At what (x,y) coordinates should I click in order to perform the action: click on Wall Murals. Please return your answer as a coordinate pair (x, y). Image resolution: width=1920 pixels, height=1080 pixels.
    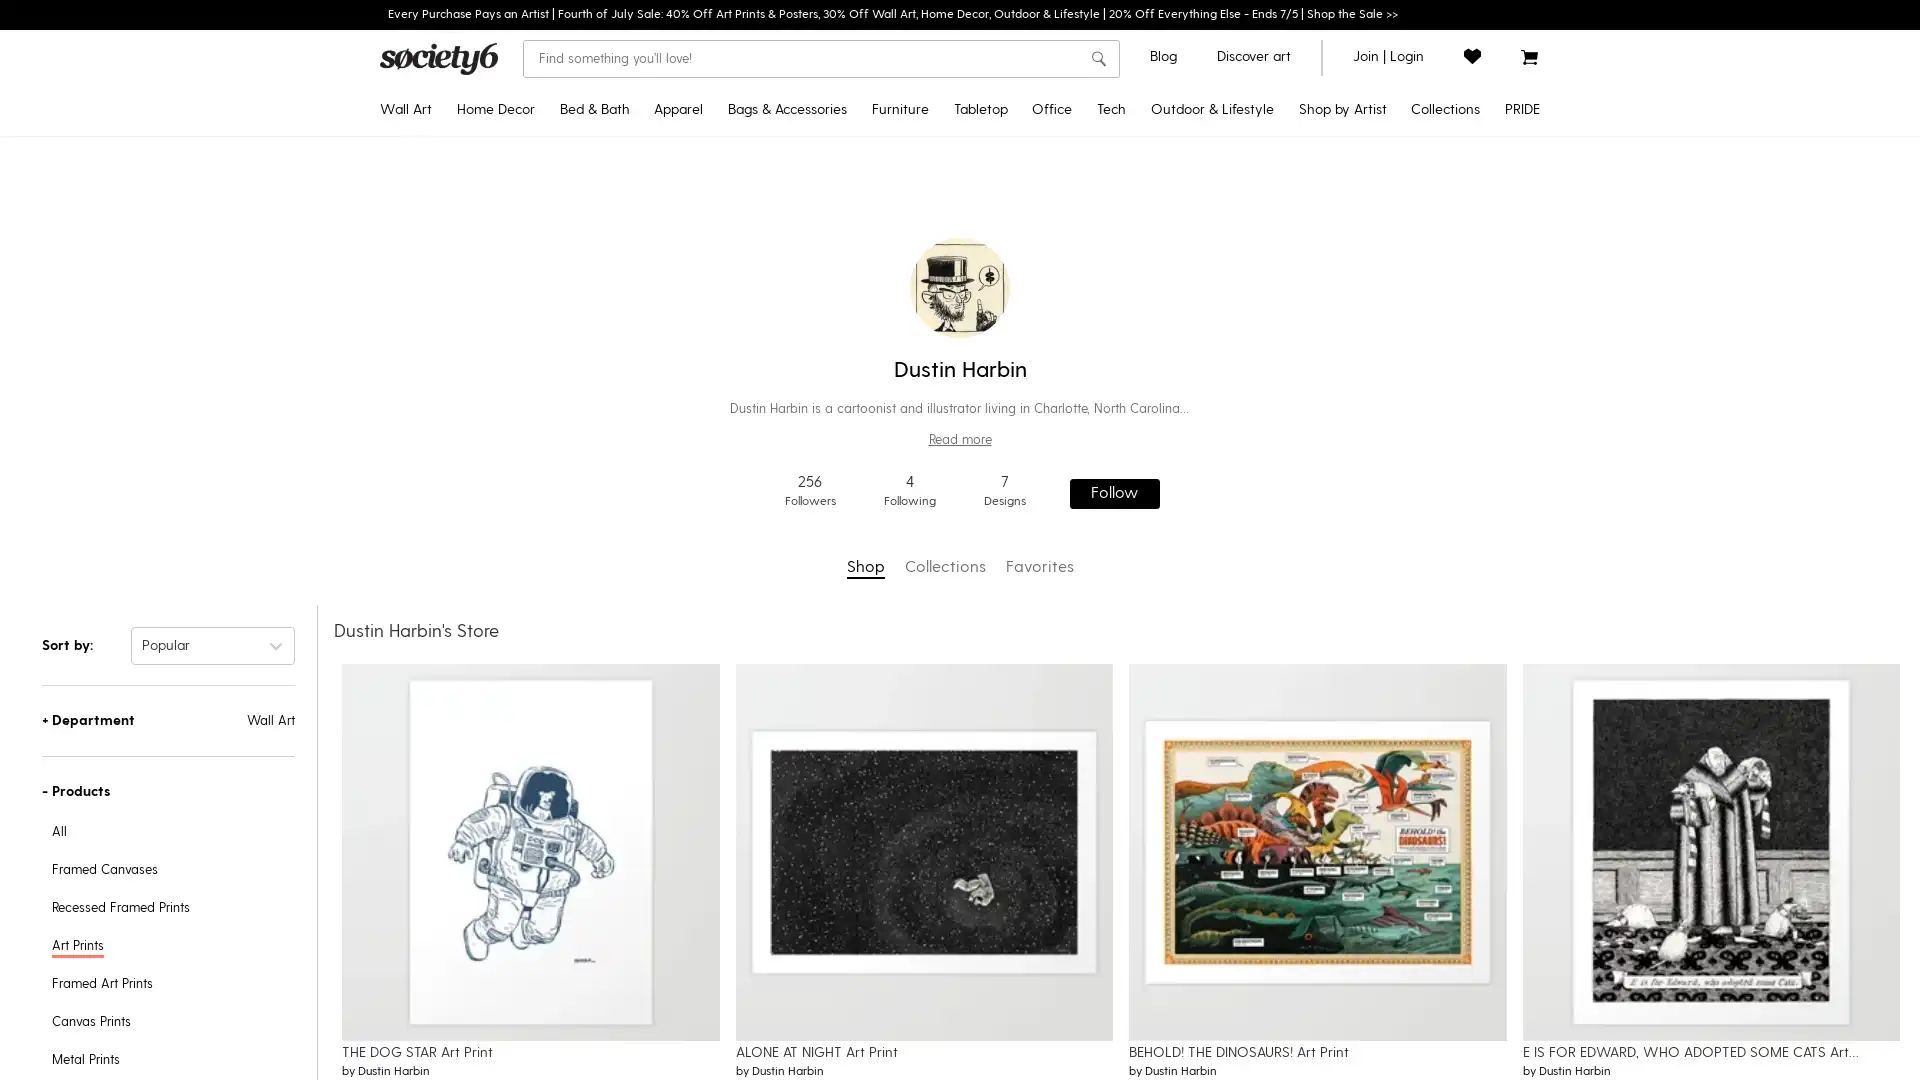
    Looking at the image, I should click on (533, 514).